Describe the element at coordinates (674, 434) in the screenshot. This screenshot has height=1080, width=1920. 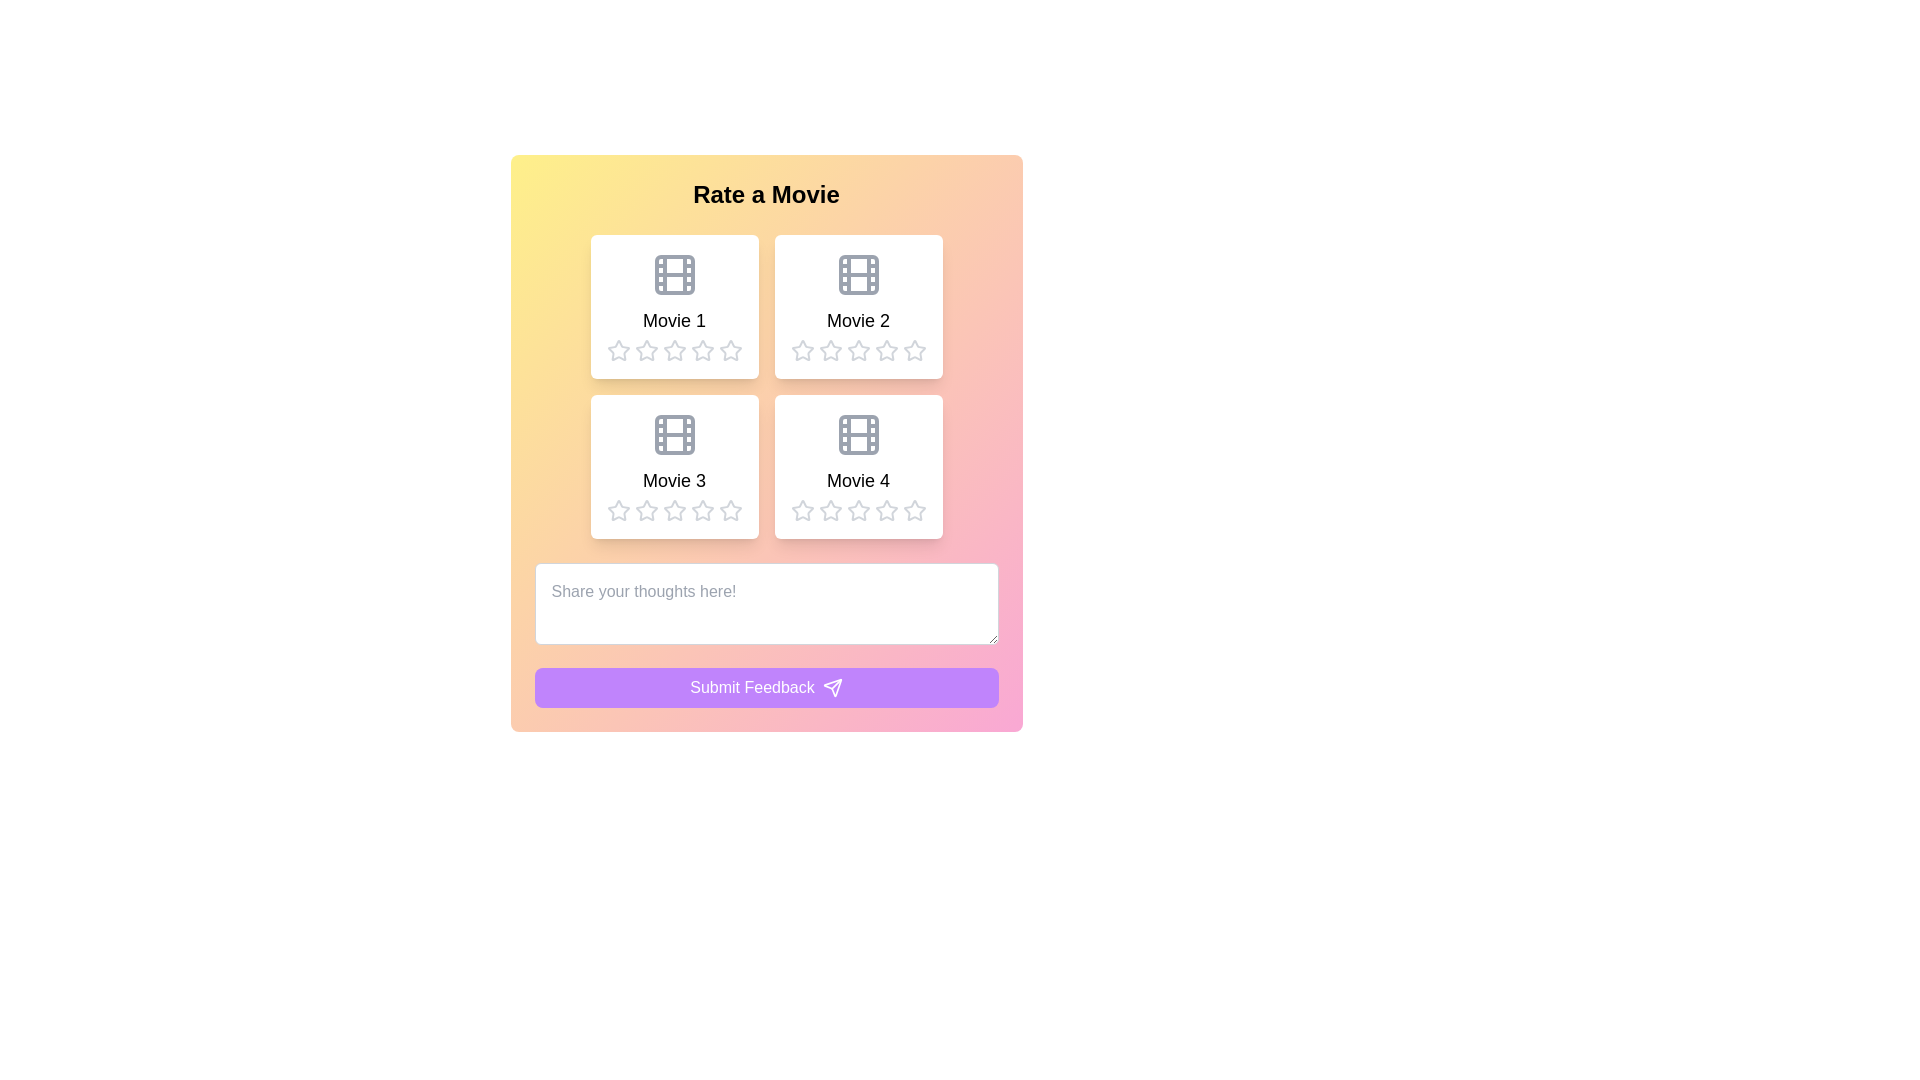
I see `the decorative component of the 'Movie 3' icon that represents a segment of the film reel in the bottom-left quadrant of the grid layout` at that location.